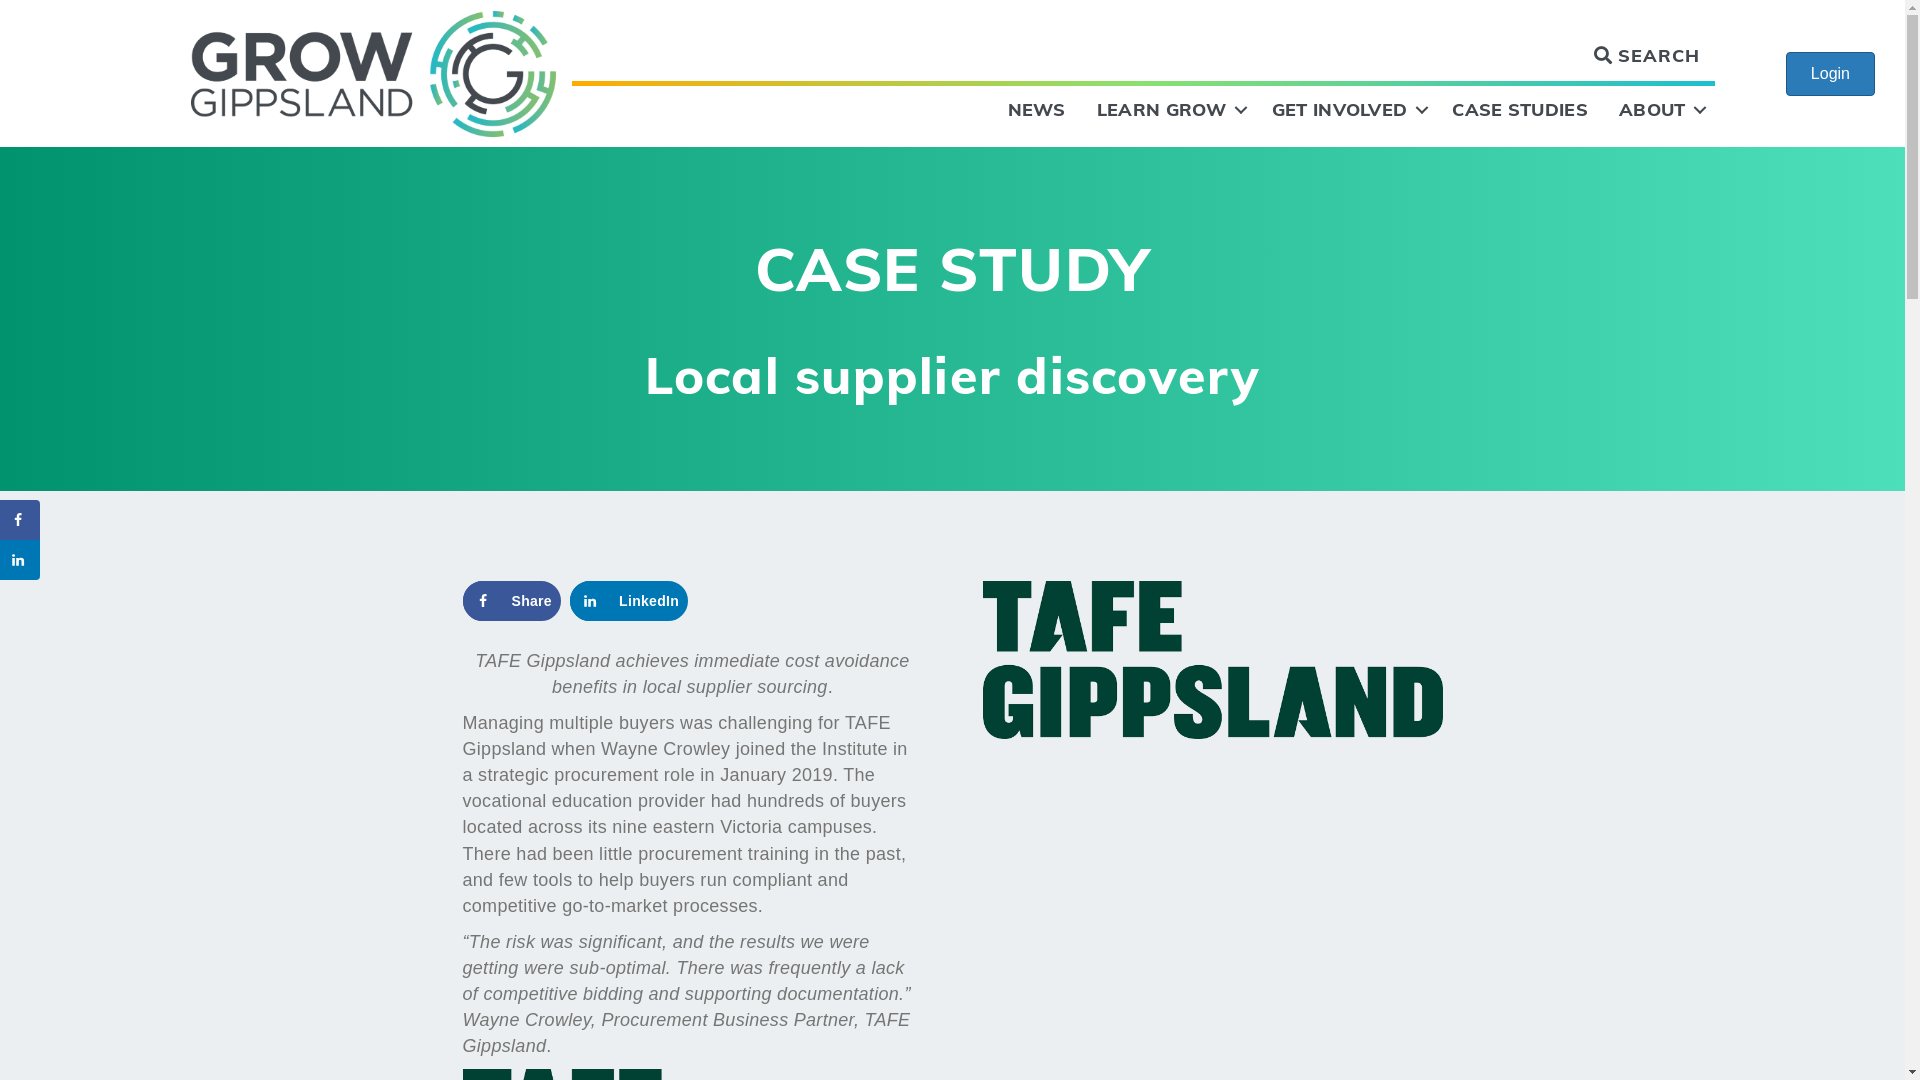 This screenshot has width=1920, height=1080. Describe the element at coordinates (627, 600) in the screenshot. I see `'LinkedIn'` at that location.